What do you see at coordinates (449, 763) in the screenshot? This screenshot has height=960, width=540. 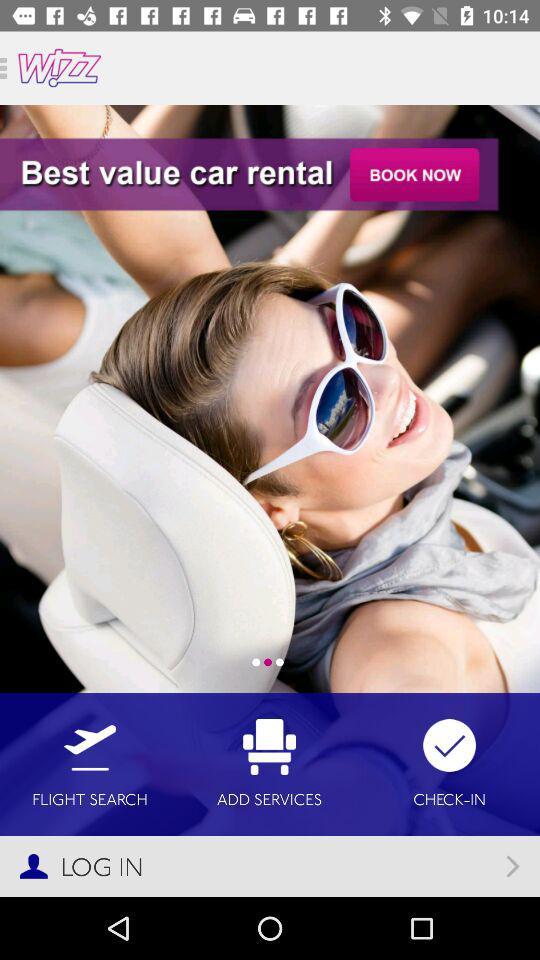 I see `check-in` at bounding box center [449, 763].